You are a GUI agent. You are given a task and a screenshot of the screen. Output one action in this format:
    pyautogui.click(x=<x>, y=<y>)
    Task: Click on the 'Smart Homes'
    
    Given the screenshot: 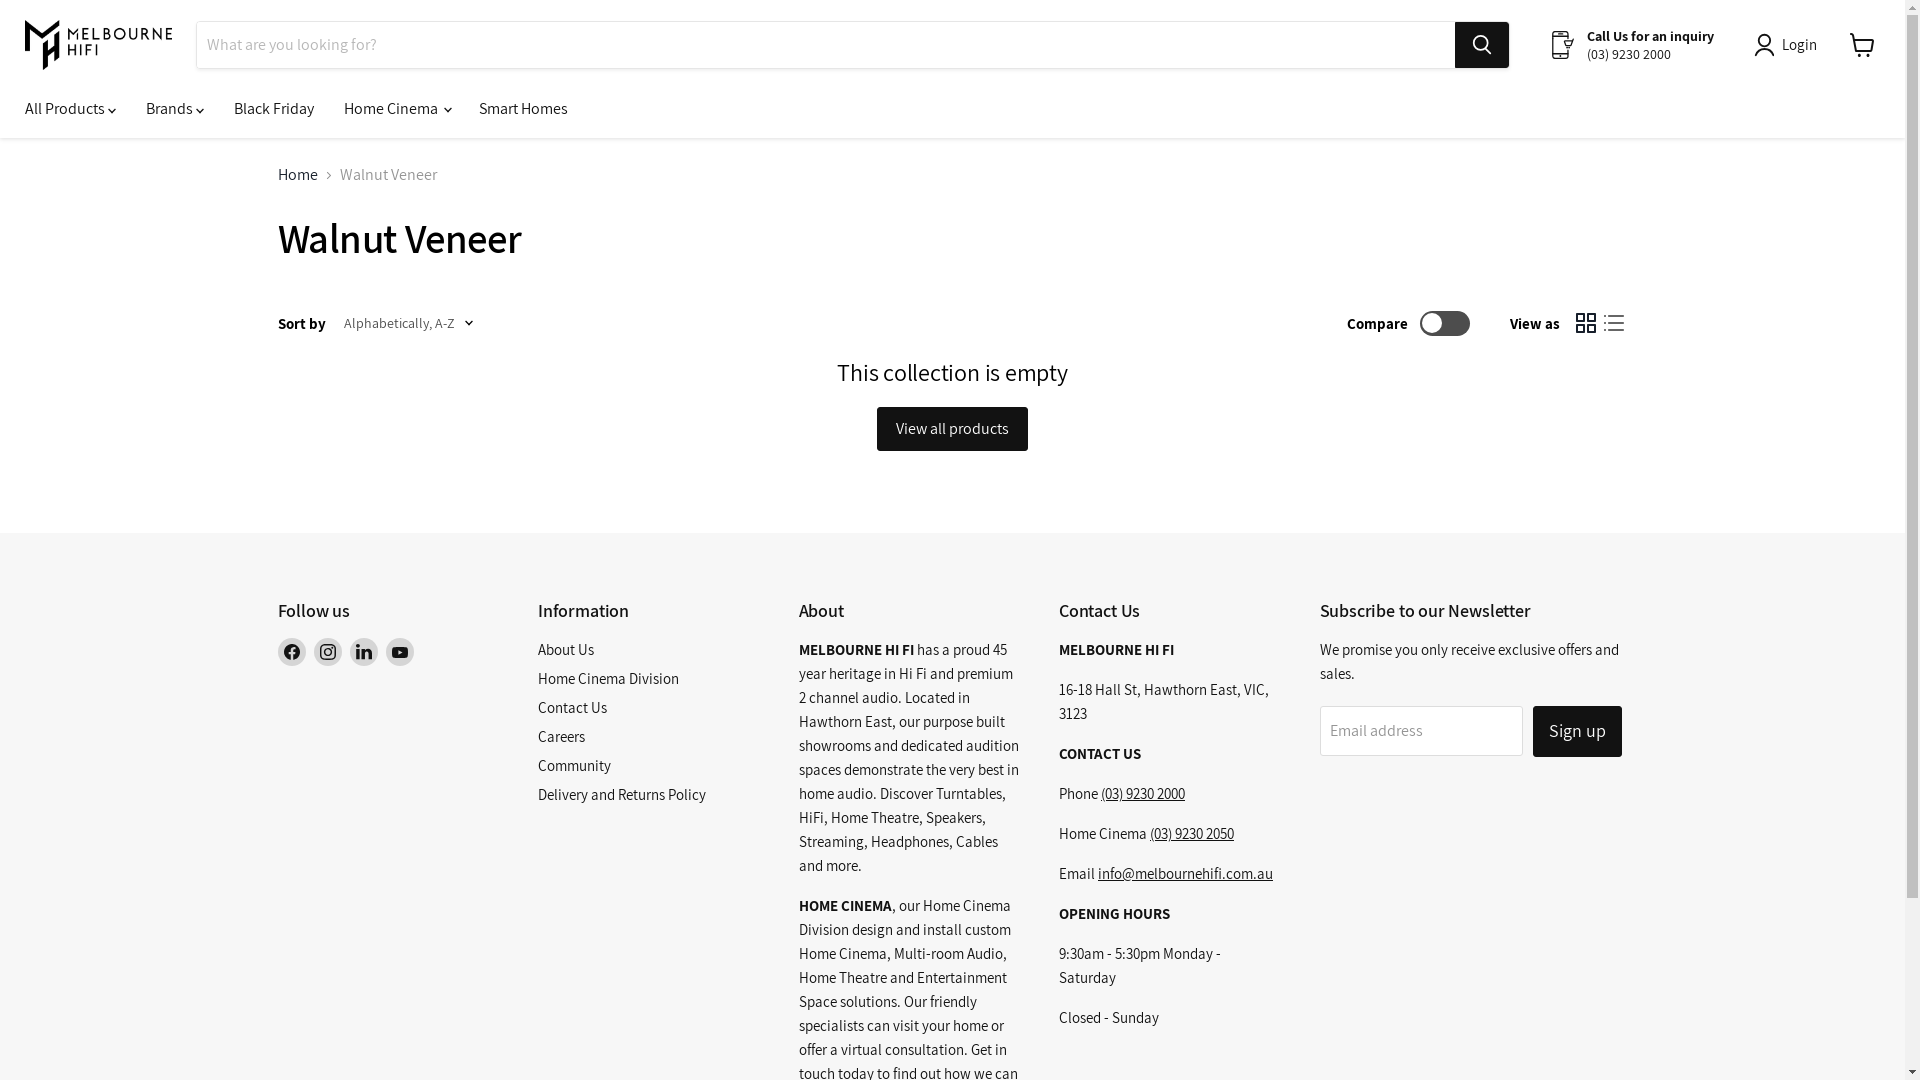 What is the action you would take?
    pyautogui.click(x=523, y=108)
    